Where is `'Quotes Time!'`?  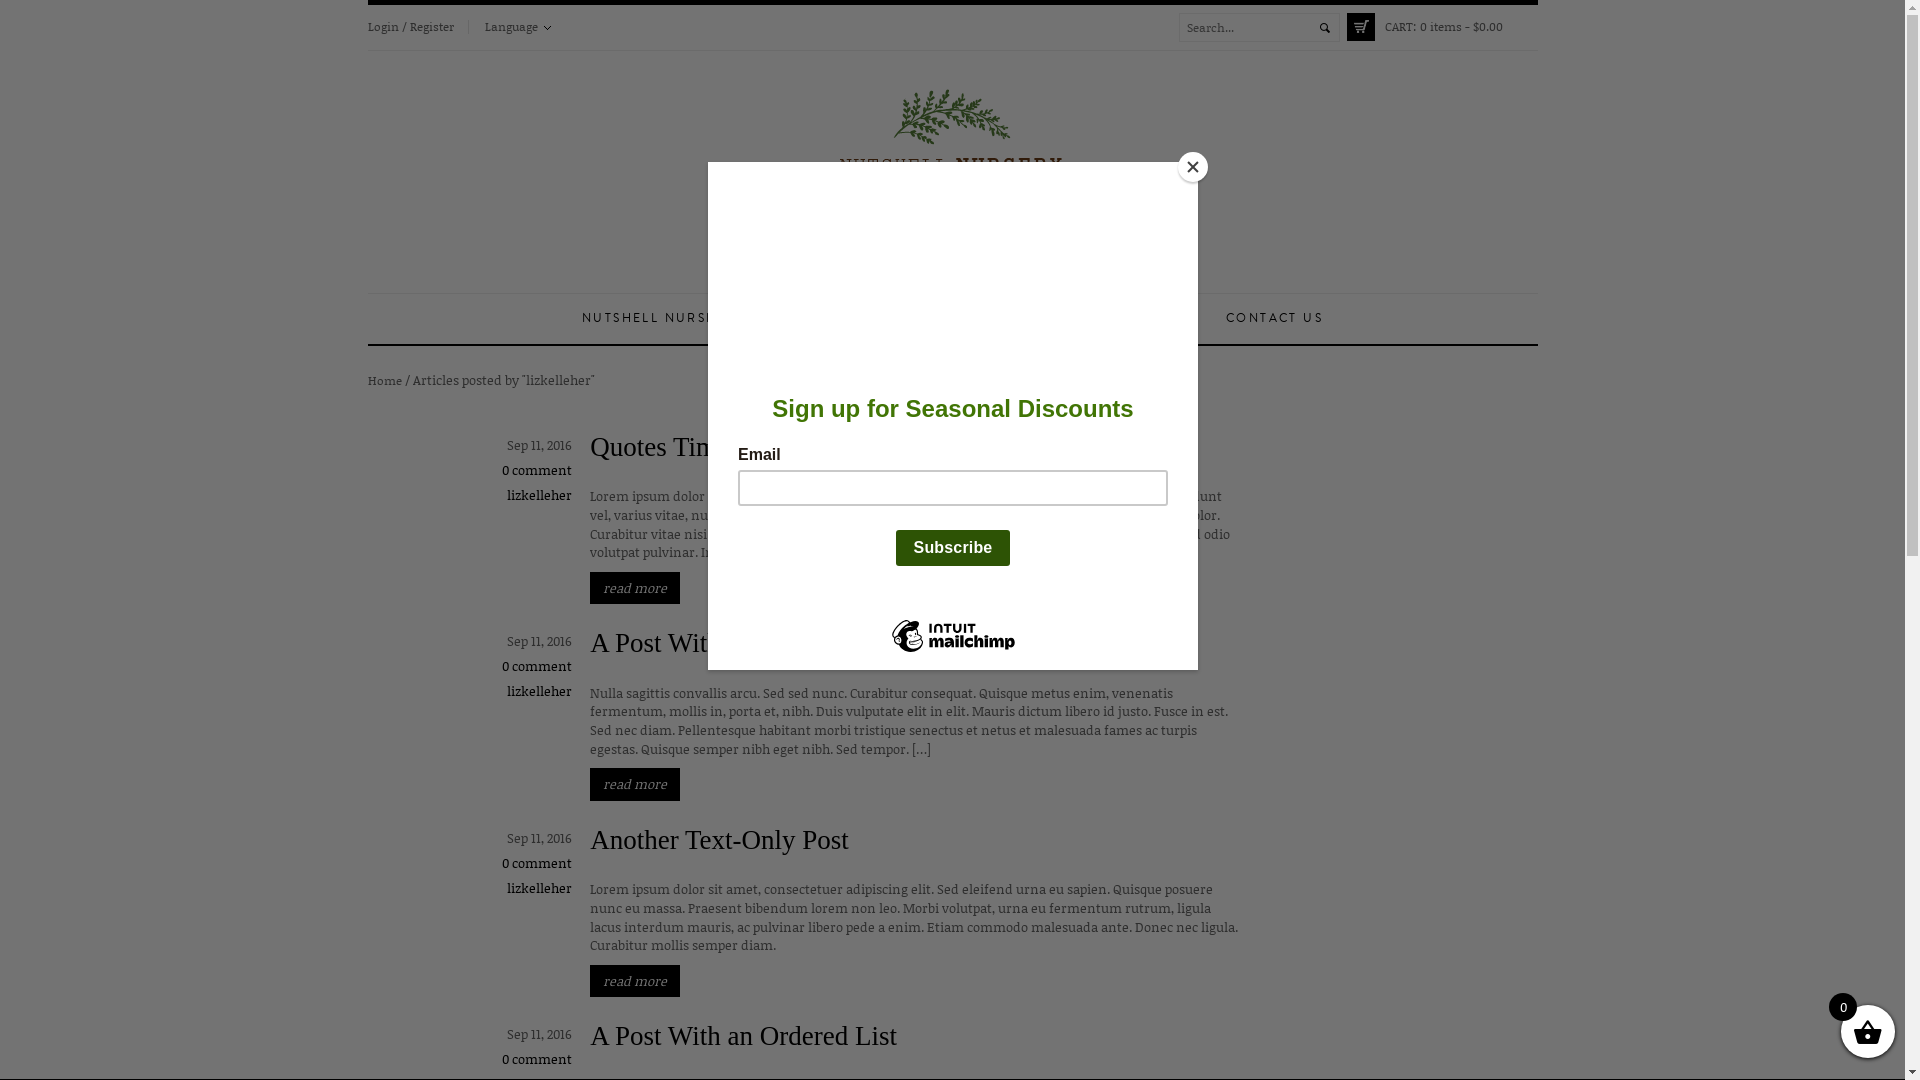 'Quotes Time!' is located at coordinates (663, 446).